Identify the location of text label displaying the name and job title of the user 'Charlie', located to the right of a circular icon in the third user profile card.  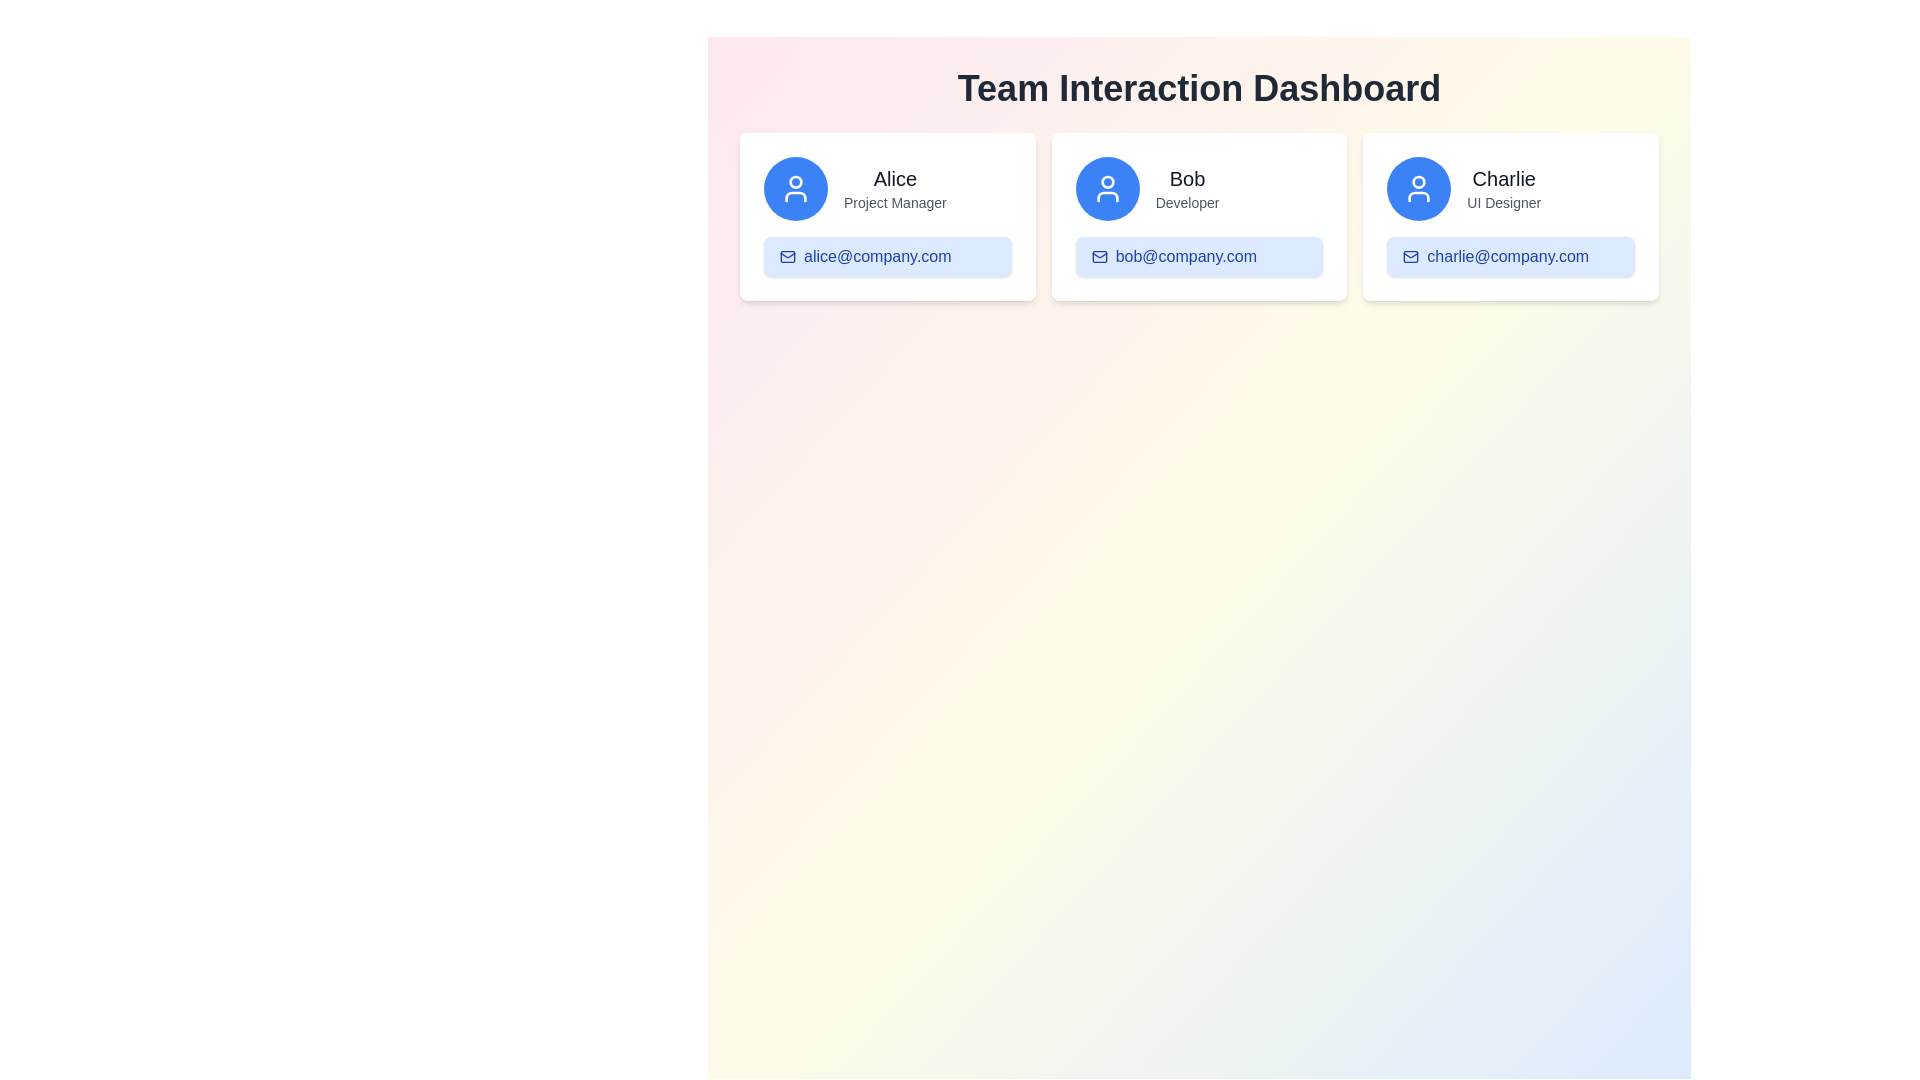
(1504, 189).